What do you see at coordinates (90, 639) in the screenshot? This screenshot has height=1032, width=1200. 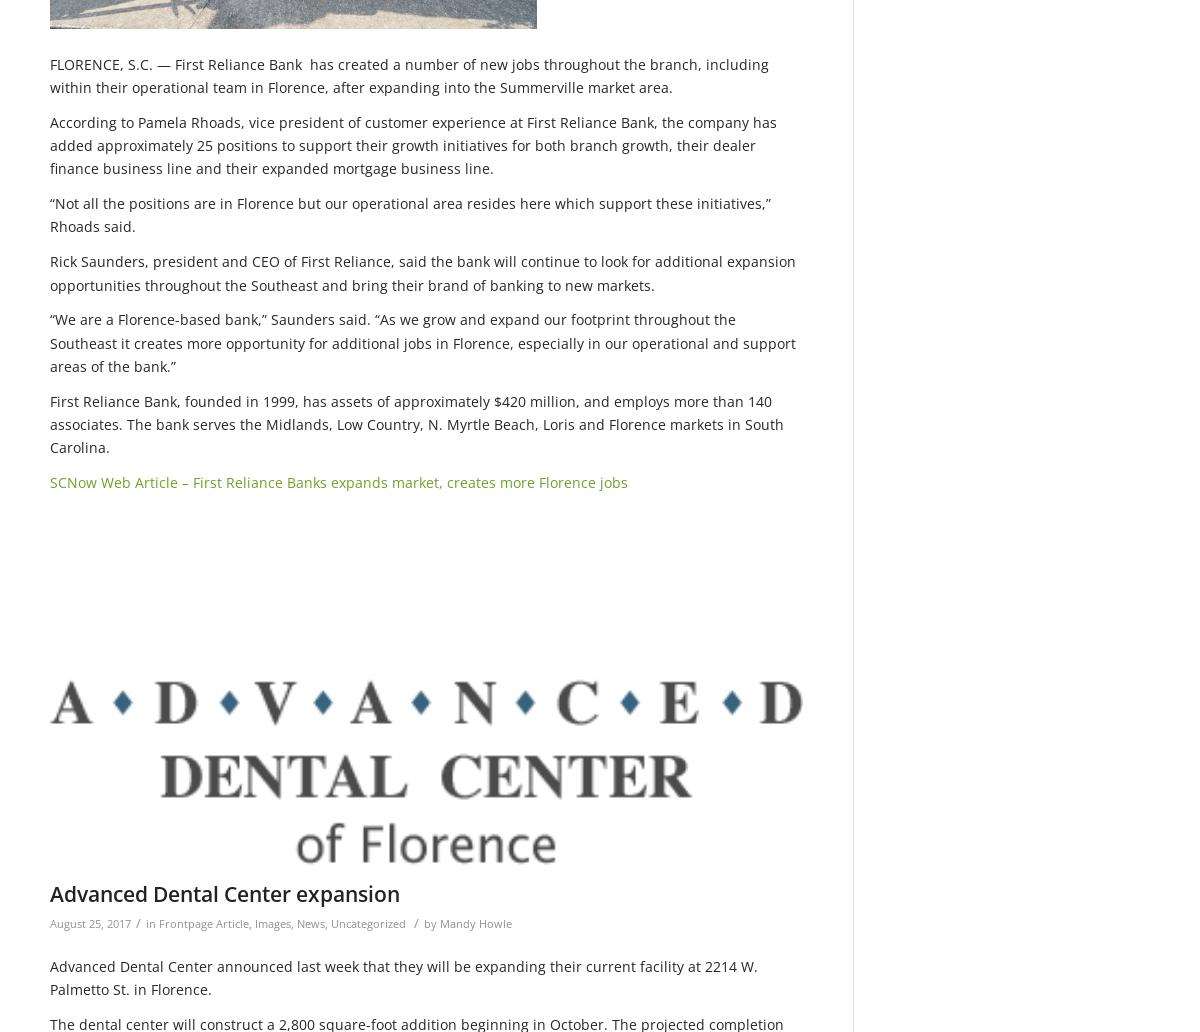 I see `'346'` at bounding box center [90, 639].